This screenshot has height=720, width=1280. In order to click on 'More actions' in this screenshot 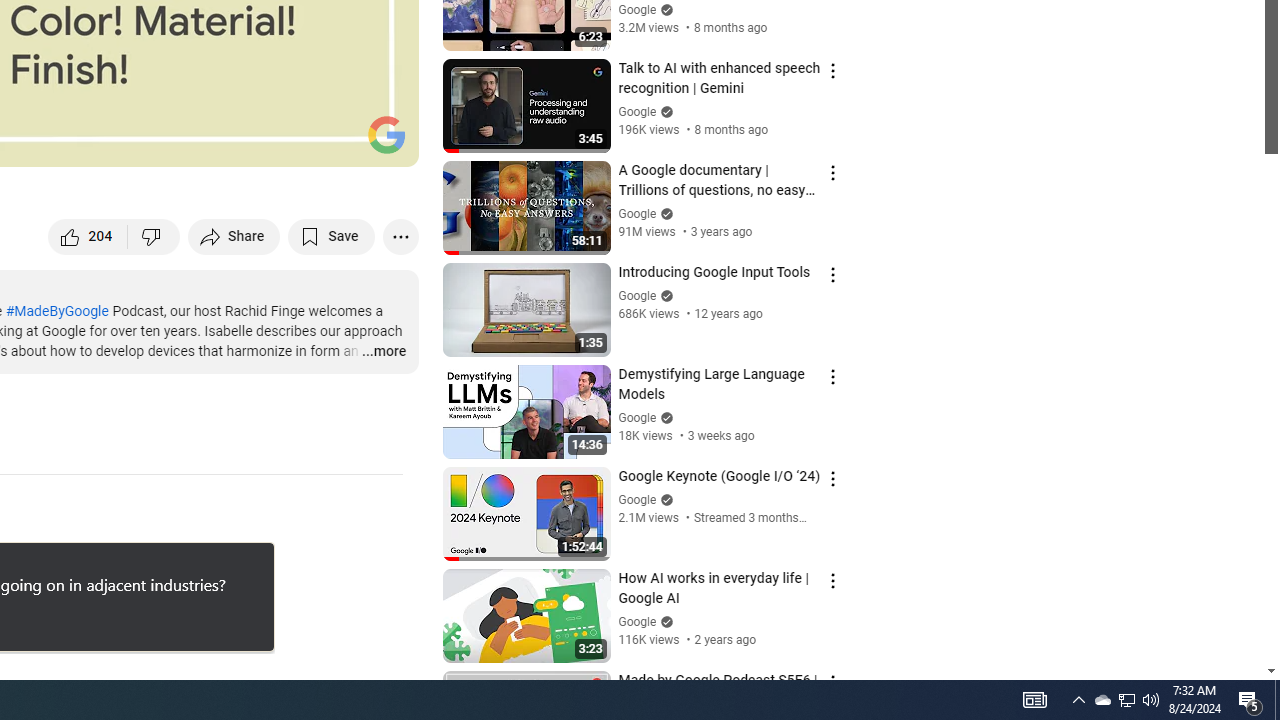, I will do `click(400, 235)`.